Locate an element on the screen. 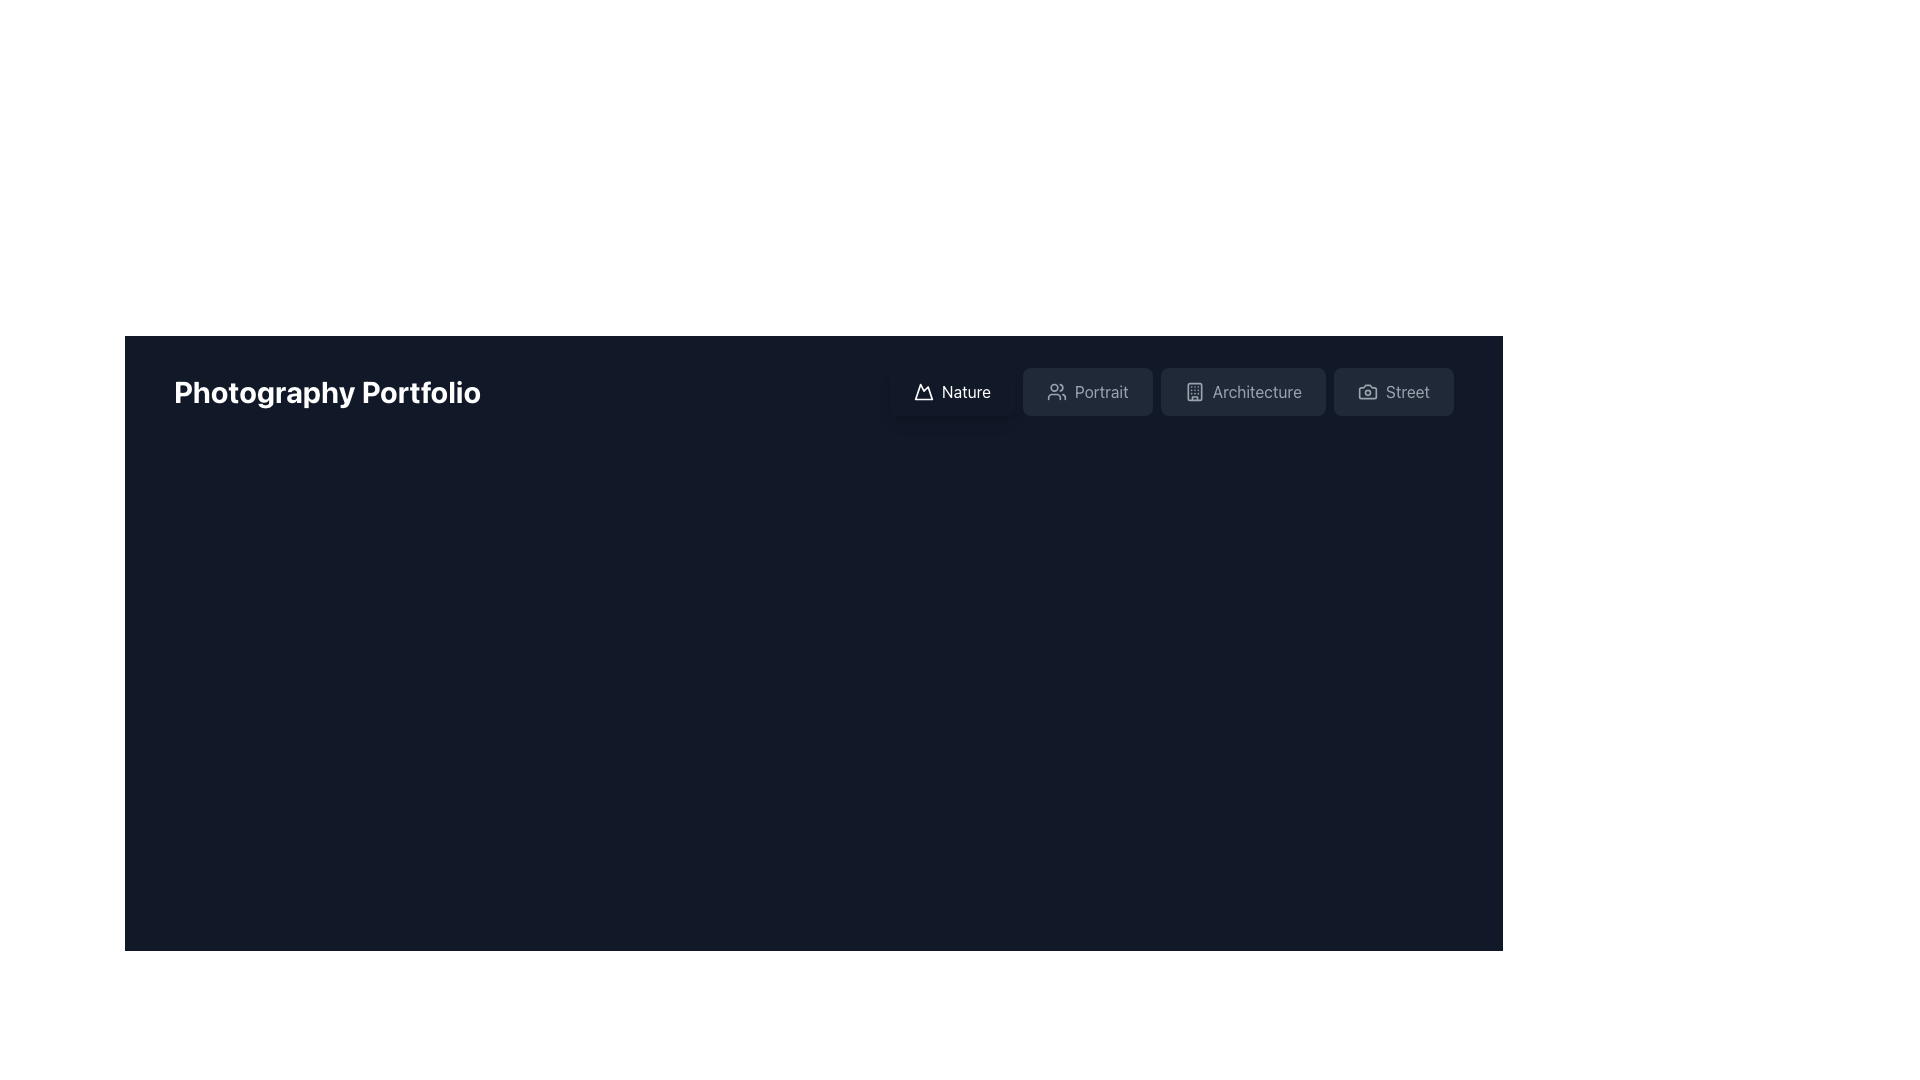 The width and height of the screenshot is (1920, 1080). the 'Street' button located in the top-right horizontal menu bar to allow keyboard interaction is located at coordinates (1392, 392).